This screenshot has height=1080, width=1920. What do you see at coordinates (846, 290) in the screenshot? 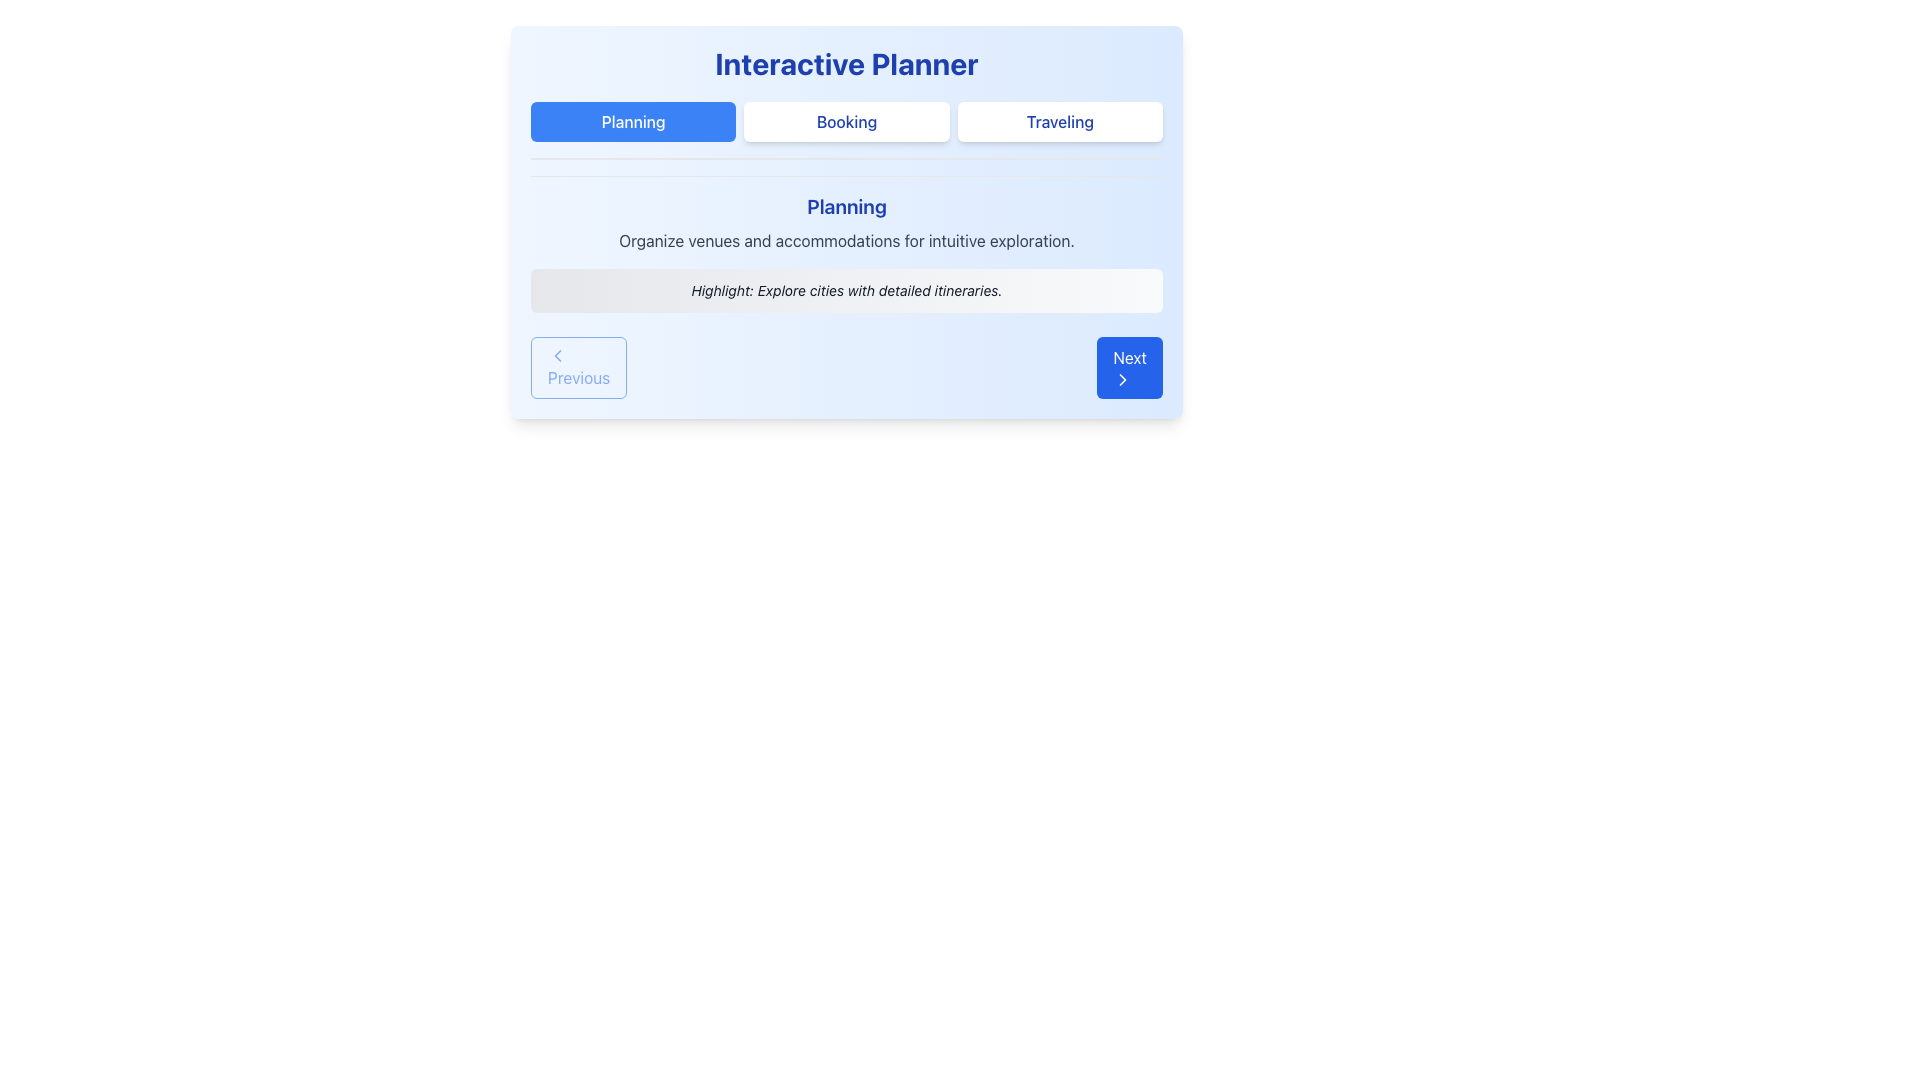
I see `text from the small, italicized dark gray text label that says 'Highlight: Explore cities with detailed itineraries.'` at bounding box center [846, 290].